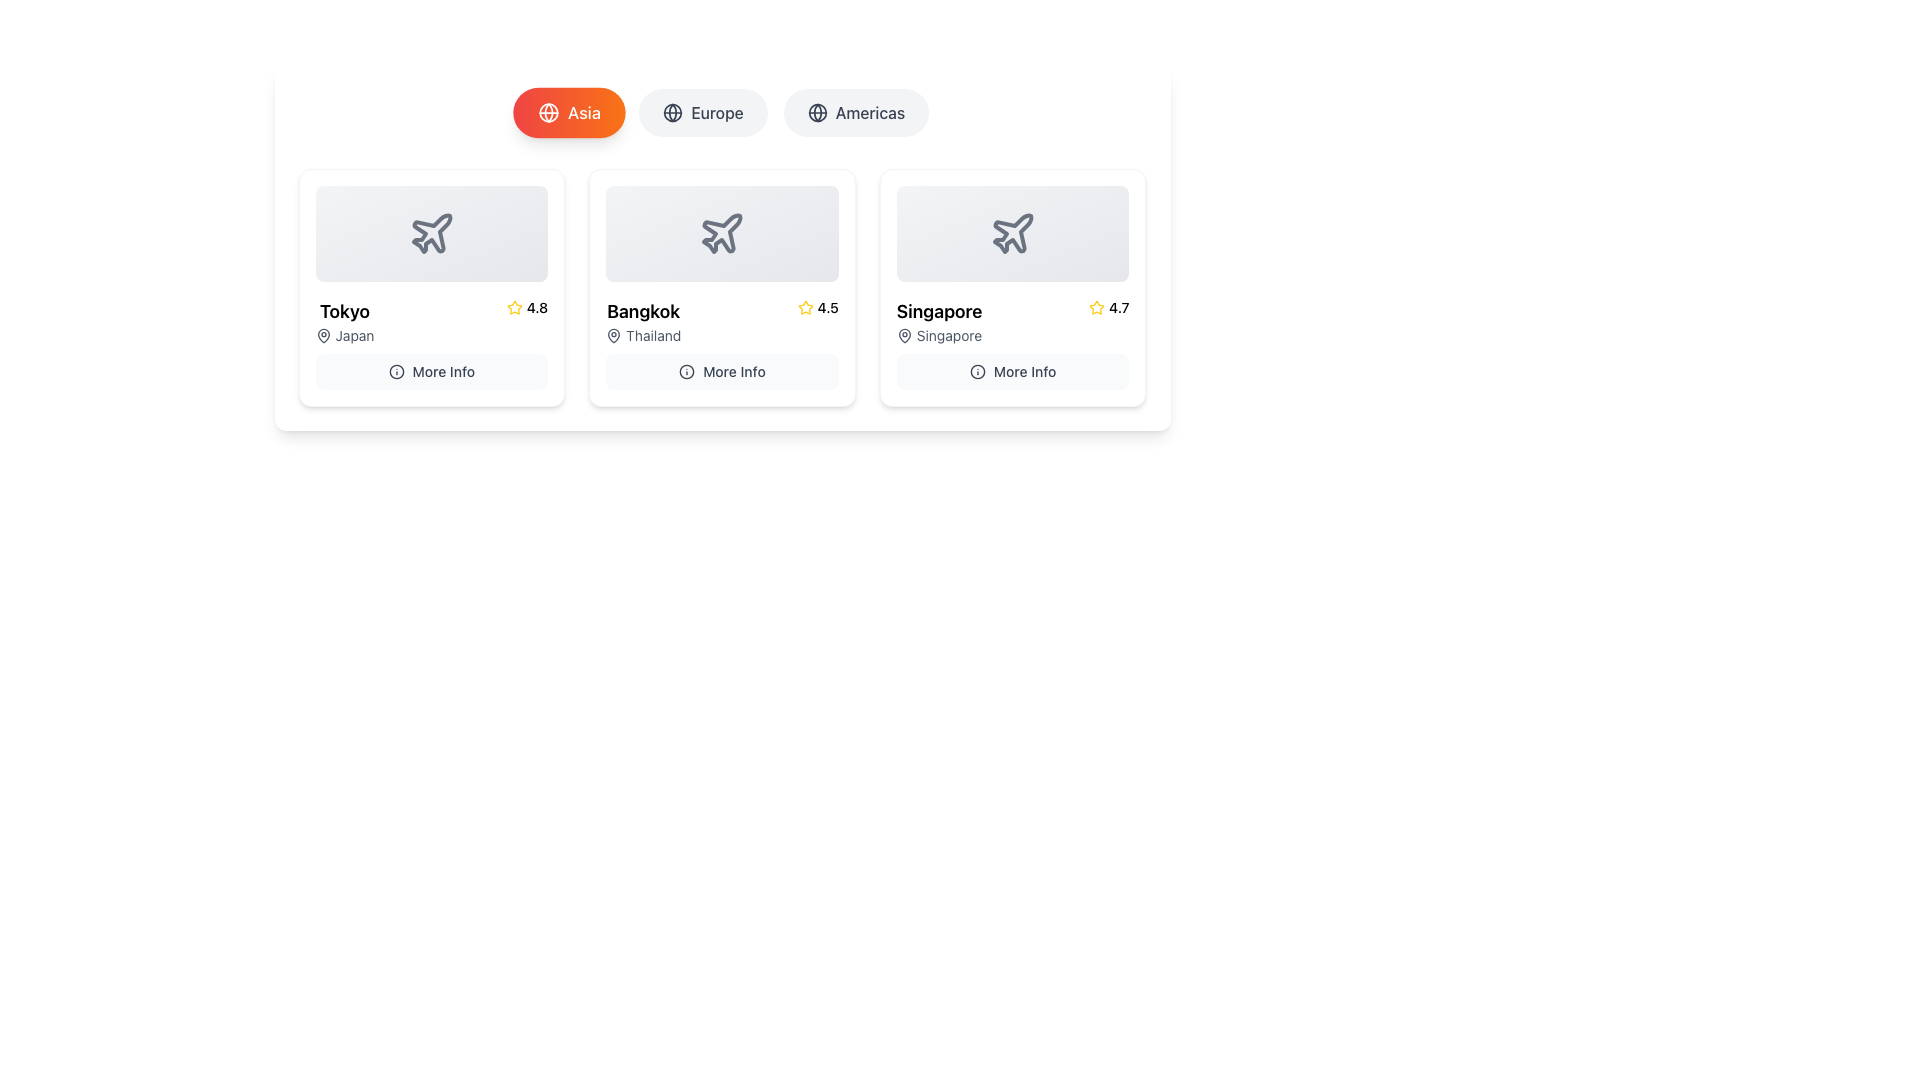 This screenshot has height=1080, width=1920. I want to click on the yellow five-pointed star icon located to the right of the rating text '4.5' in the 'Bangkok' card, so click(514, 307).